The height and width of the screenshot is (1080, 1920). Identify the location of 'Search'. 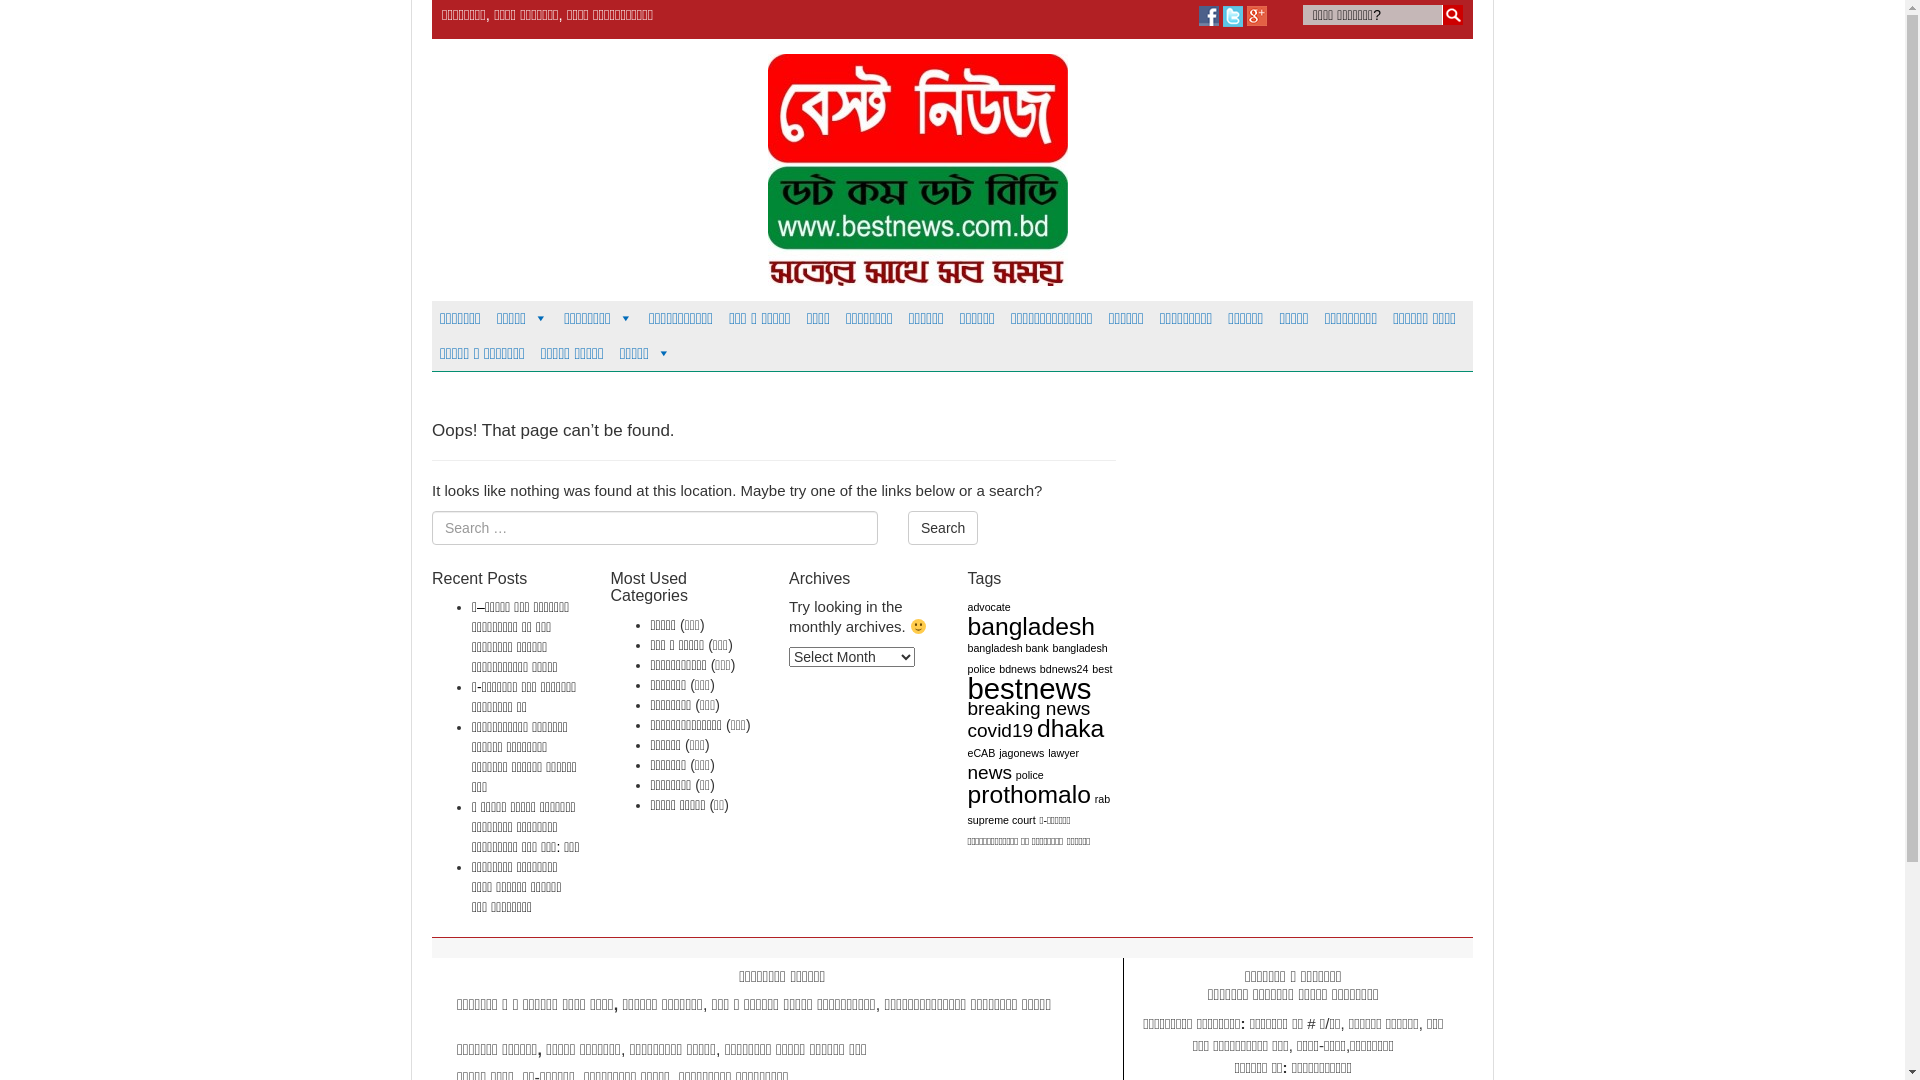
(906, 527).